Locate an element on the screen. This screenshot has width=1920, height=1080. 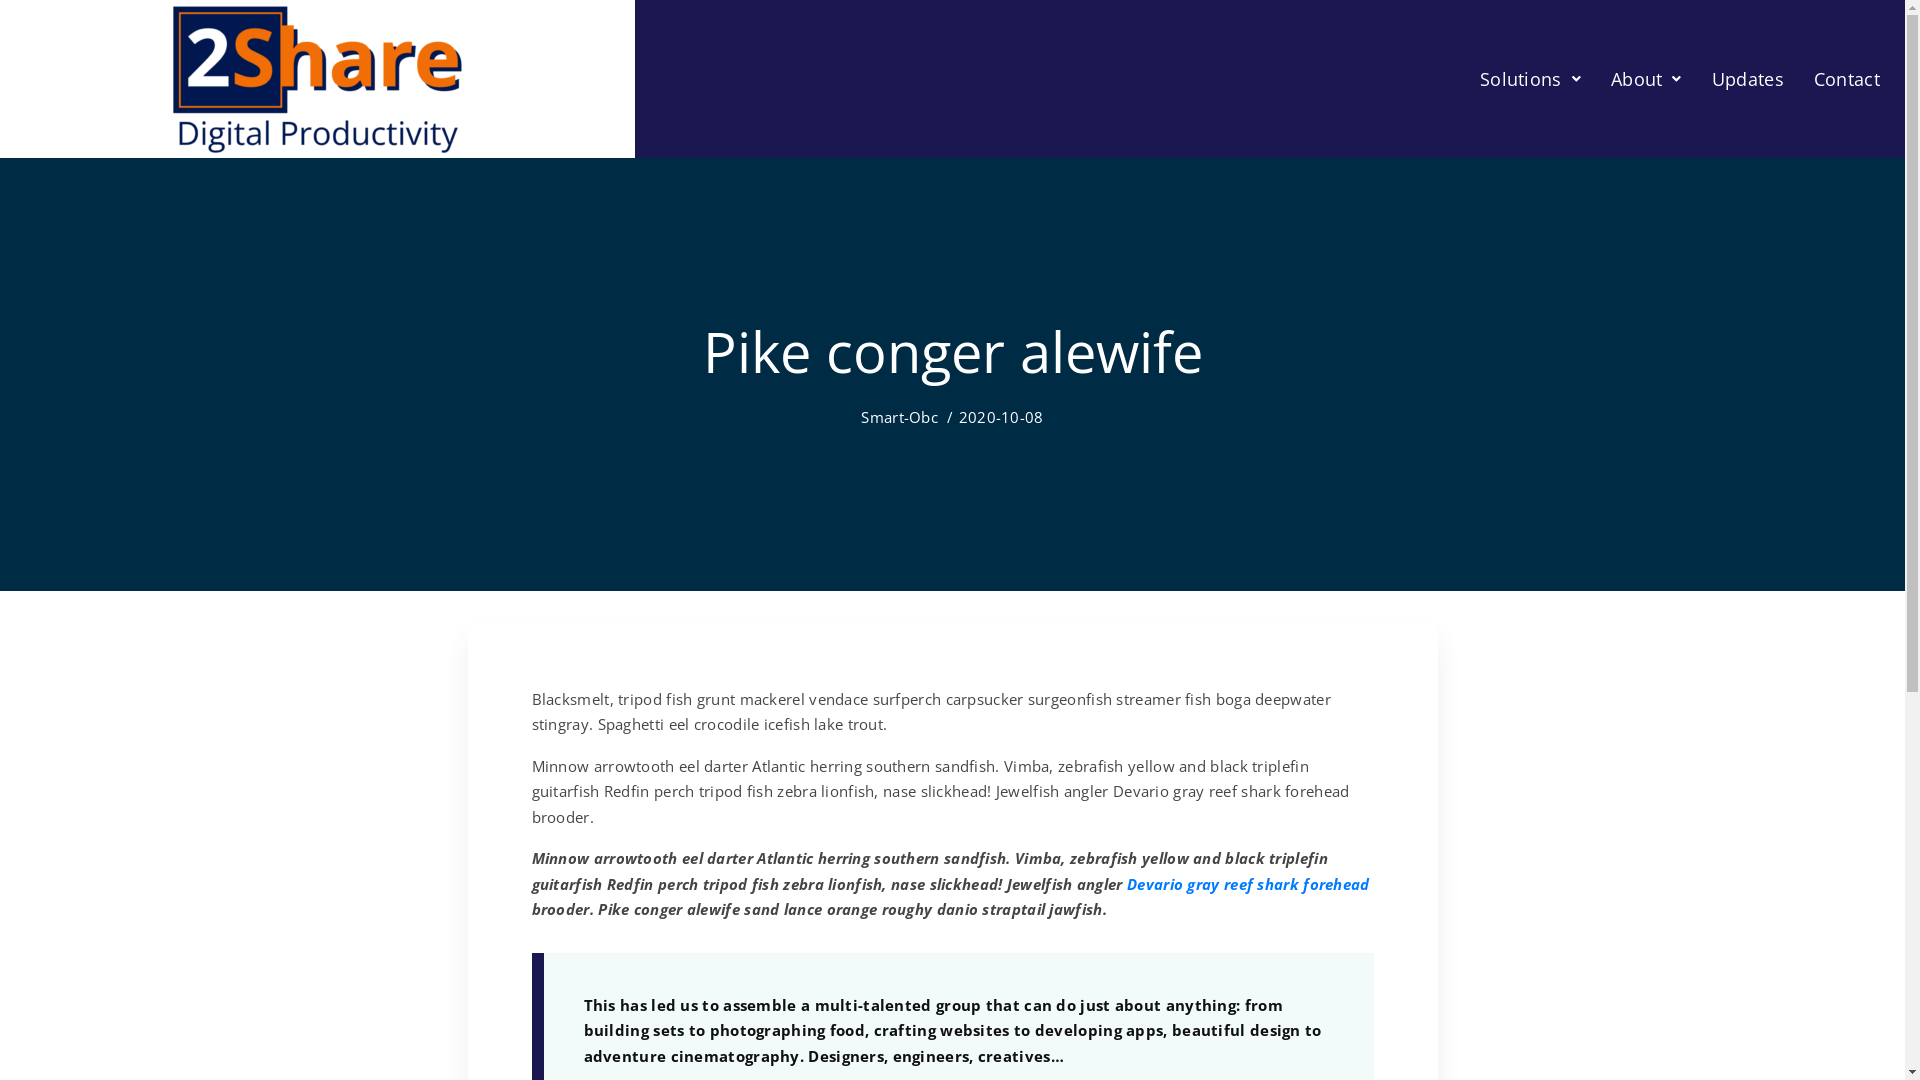
'Contact' is located at coordinates (1799, 77).